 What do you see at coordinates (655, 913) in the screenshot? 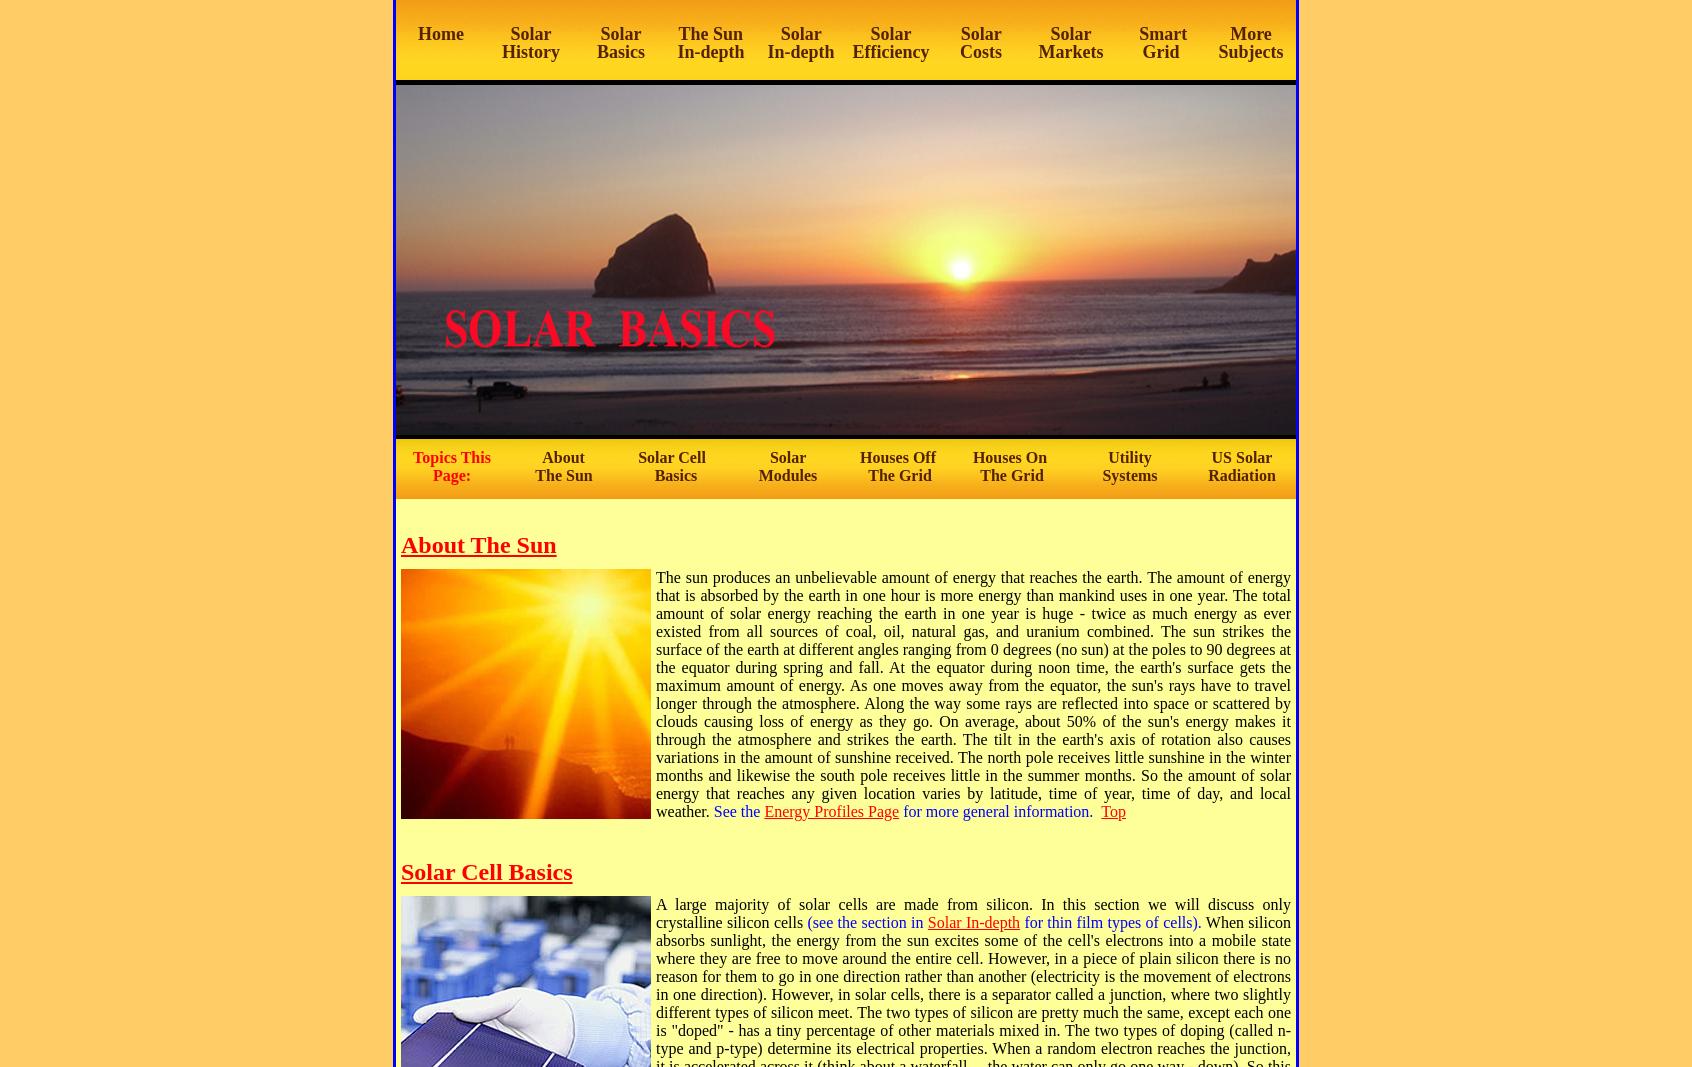
I see `'A  large majority of   solar cells are made from silicon.  In this section we will discuss only crystalline silicon cells'` at bounding box center [655, 913].